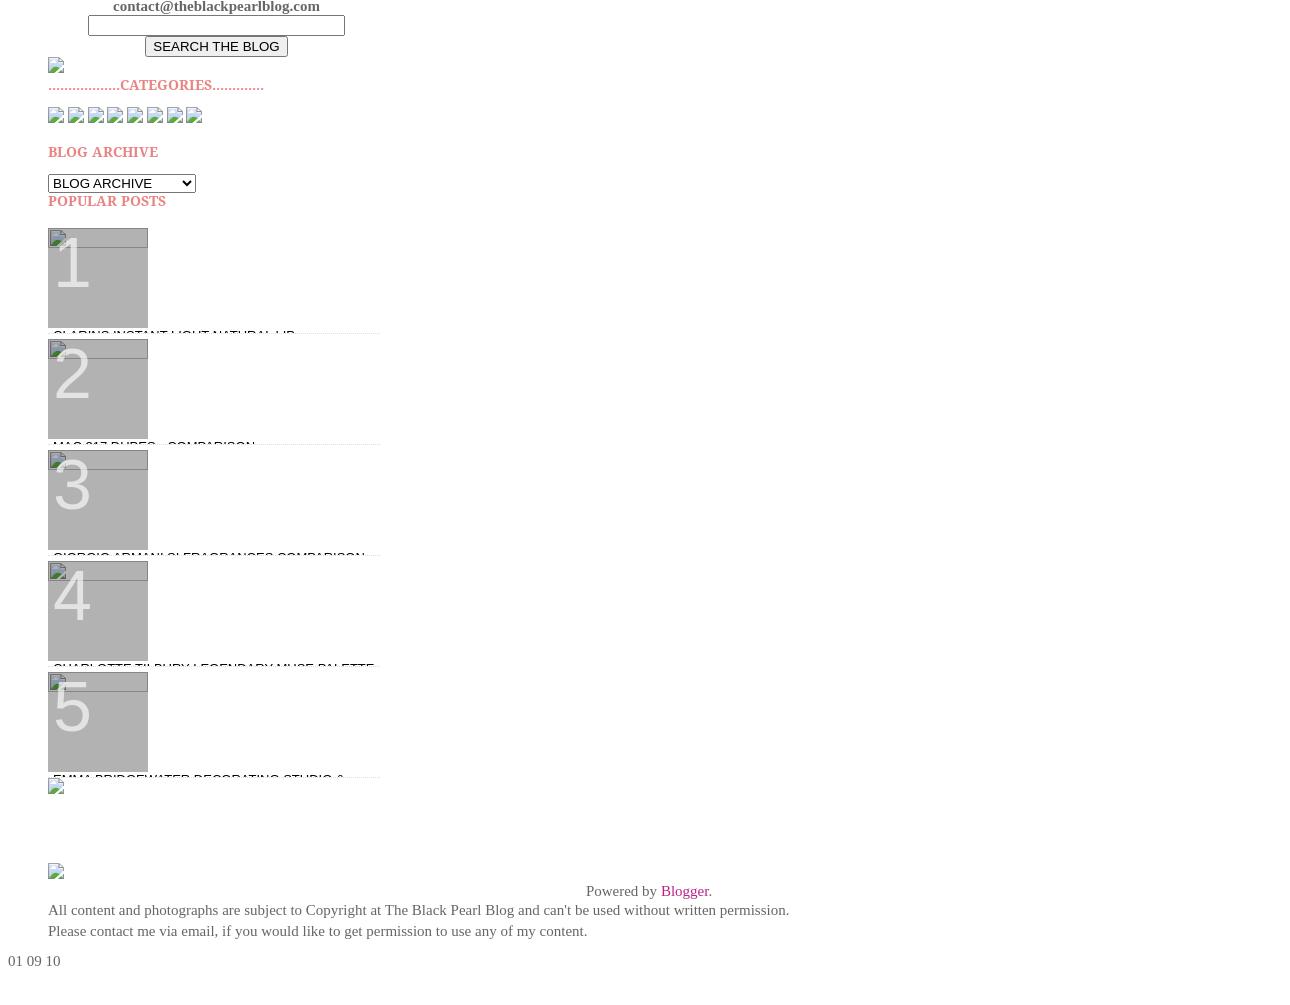 Image resolution: width=1290 pixels, height=1005 pixels. I want to click on 'All content and photographs are subject to', so click(175, 908).